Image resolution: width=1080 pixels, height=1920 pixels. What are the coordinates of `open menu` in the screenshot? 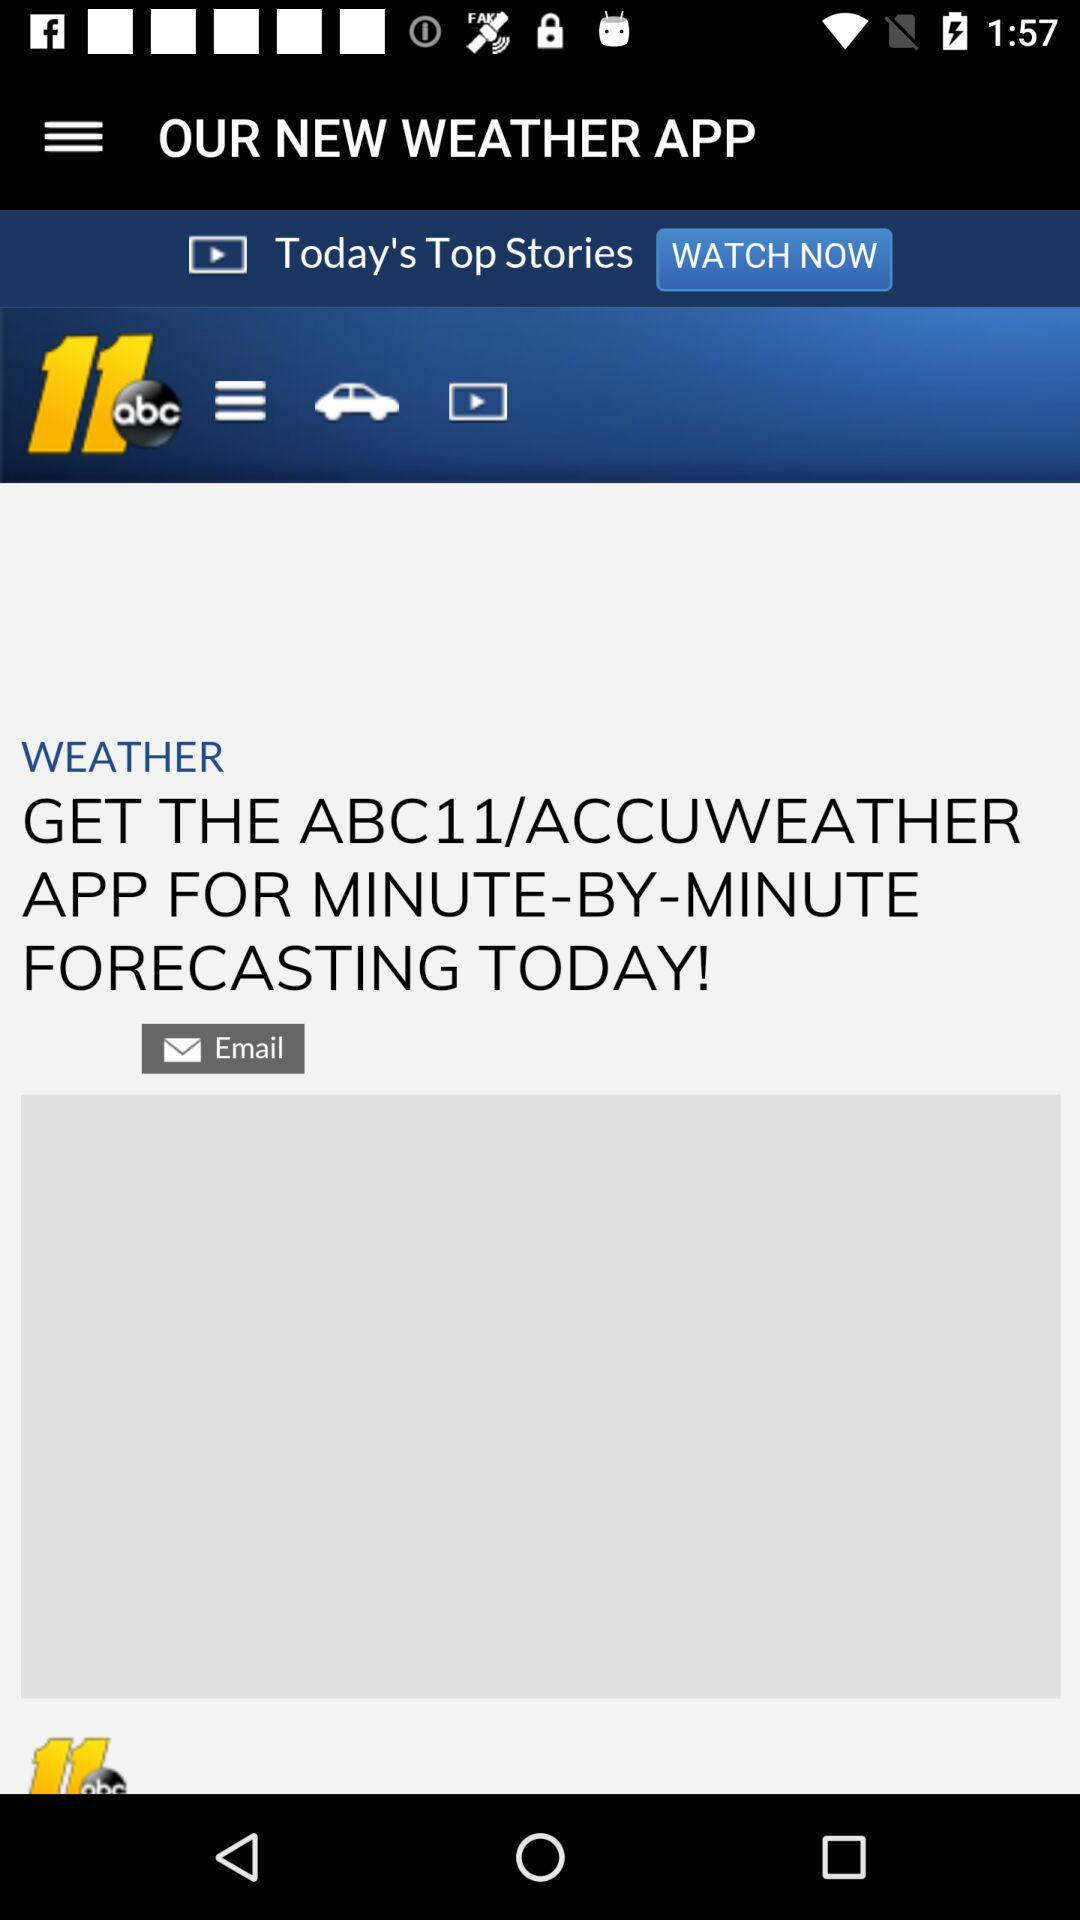 It's located at (72, 135).